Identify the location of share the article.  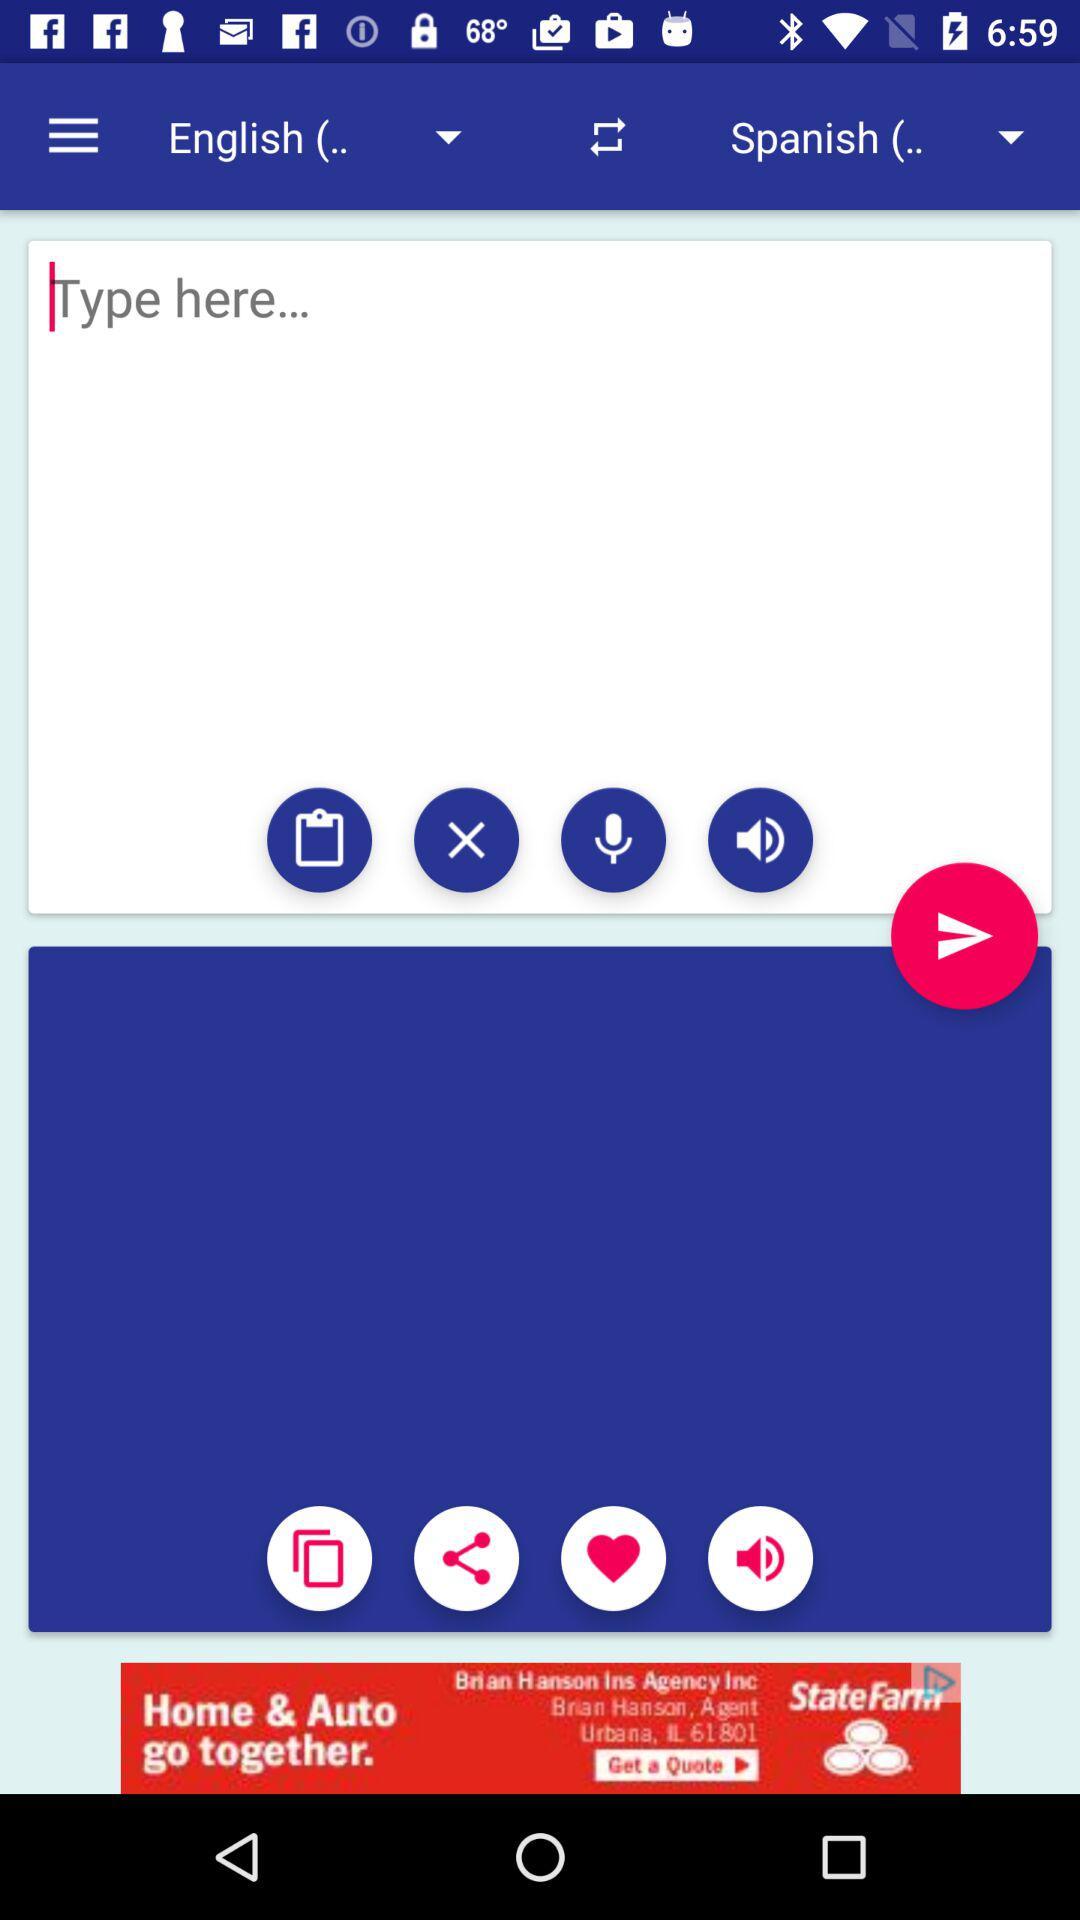
(466, 1557).